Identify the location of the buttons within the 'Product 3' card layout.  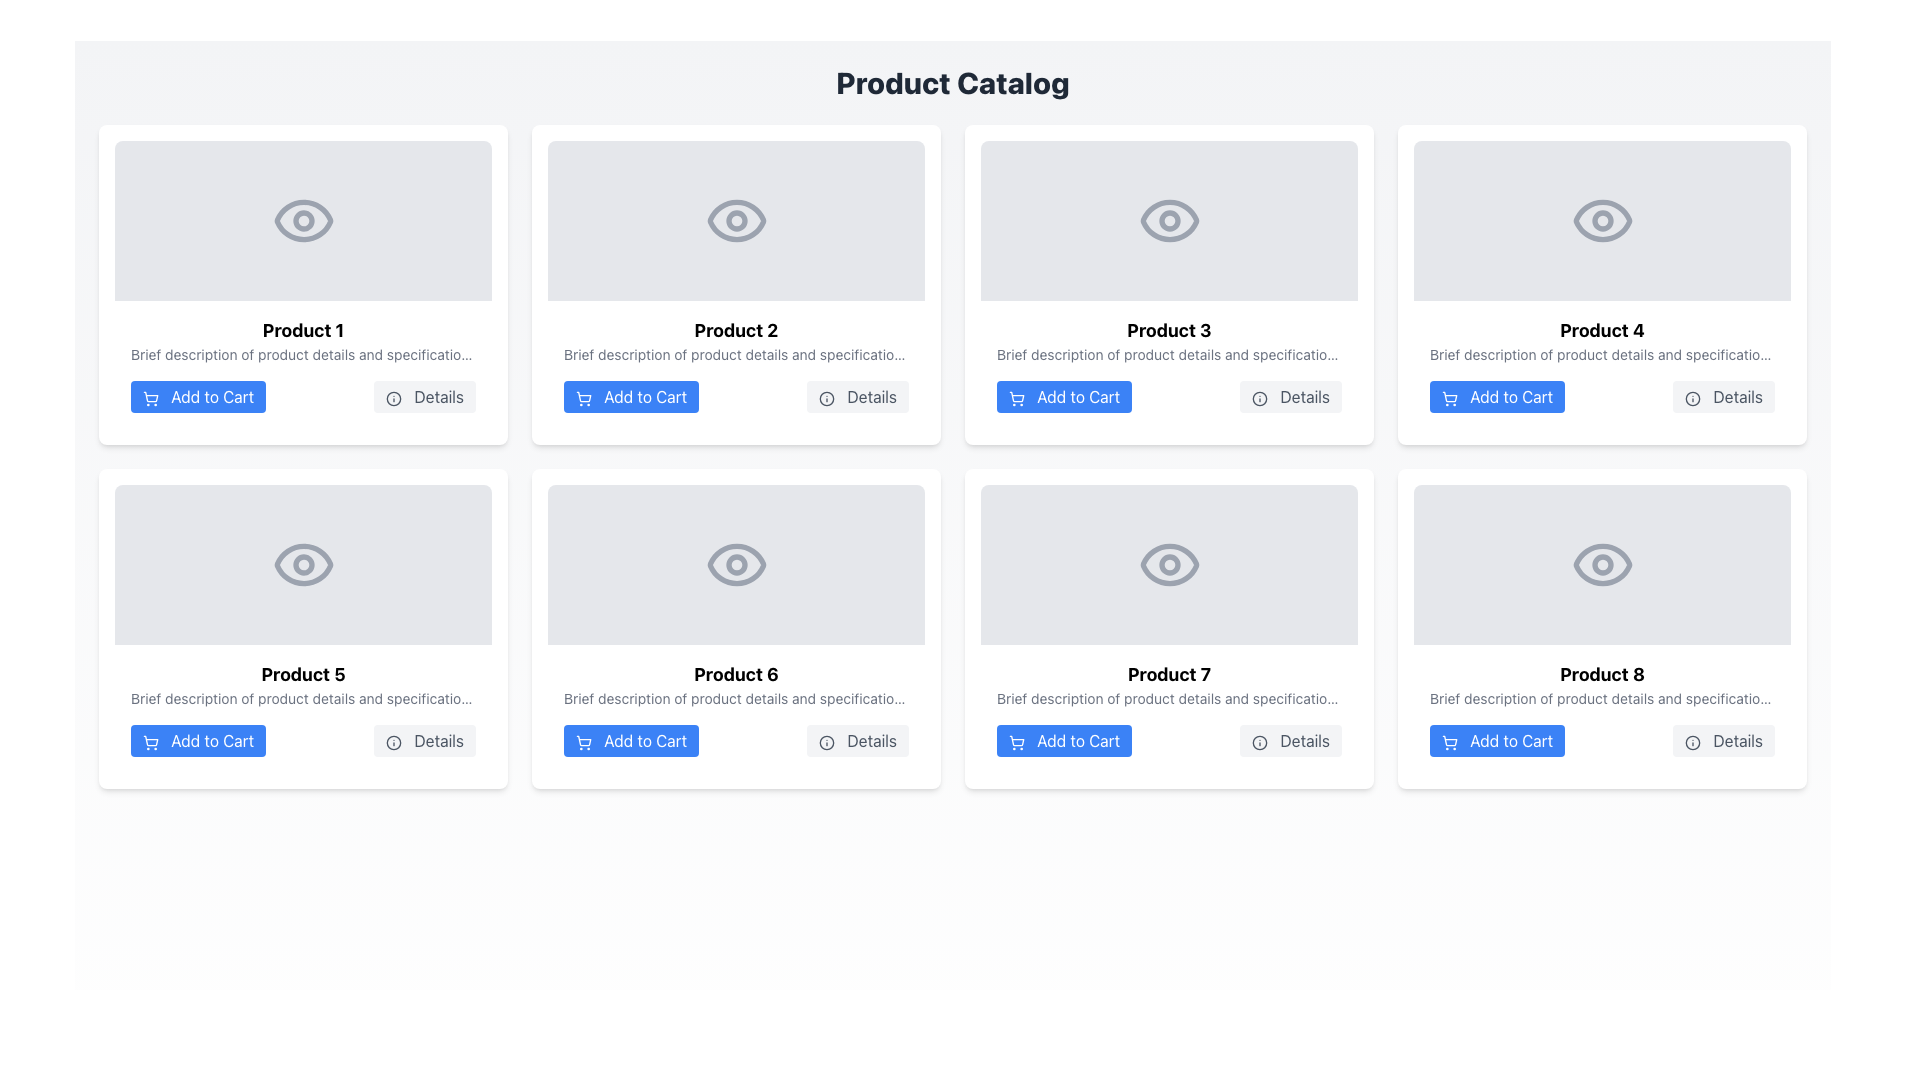
(1169, 365).